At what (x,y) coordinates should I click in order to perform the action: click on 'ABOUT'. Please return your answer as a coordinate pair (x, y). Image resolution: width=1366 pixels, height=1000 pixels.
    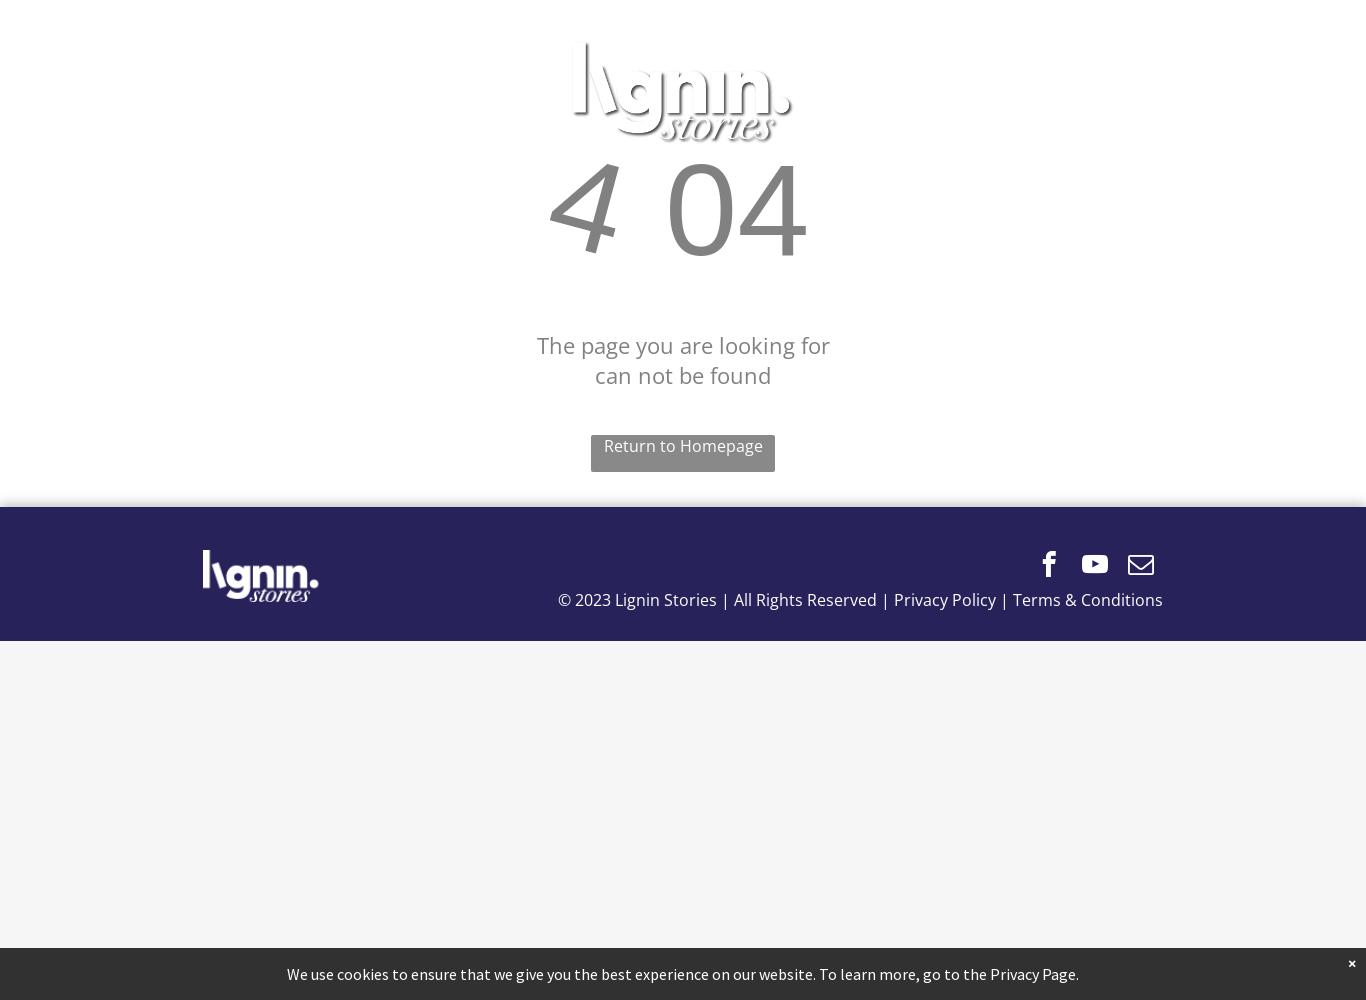
    Looking at the image, I should click on (407, 91).